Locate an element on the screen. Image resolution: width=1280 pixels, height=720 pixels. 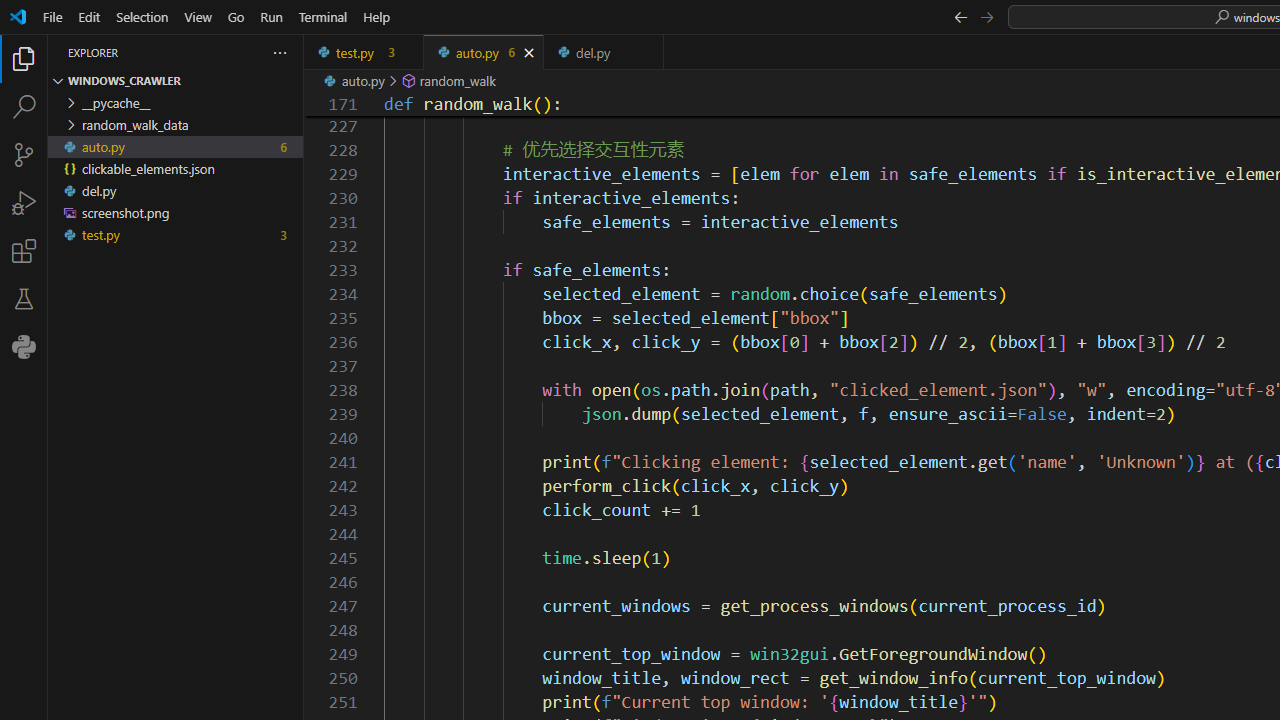
'Explorer (Ctrl+Shift+E)' is located at coordinates (24, 58).